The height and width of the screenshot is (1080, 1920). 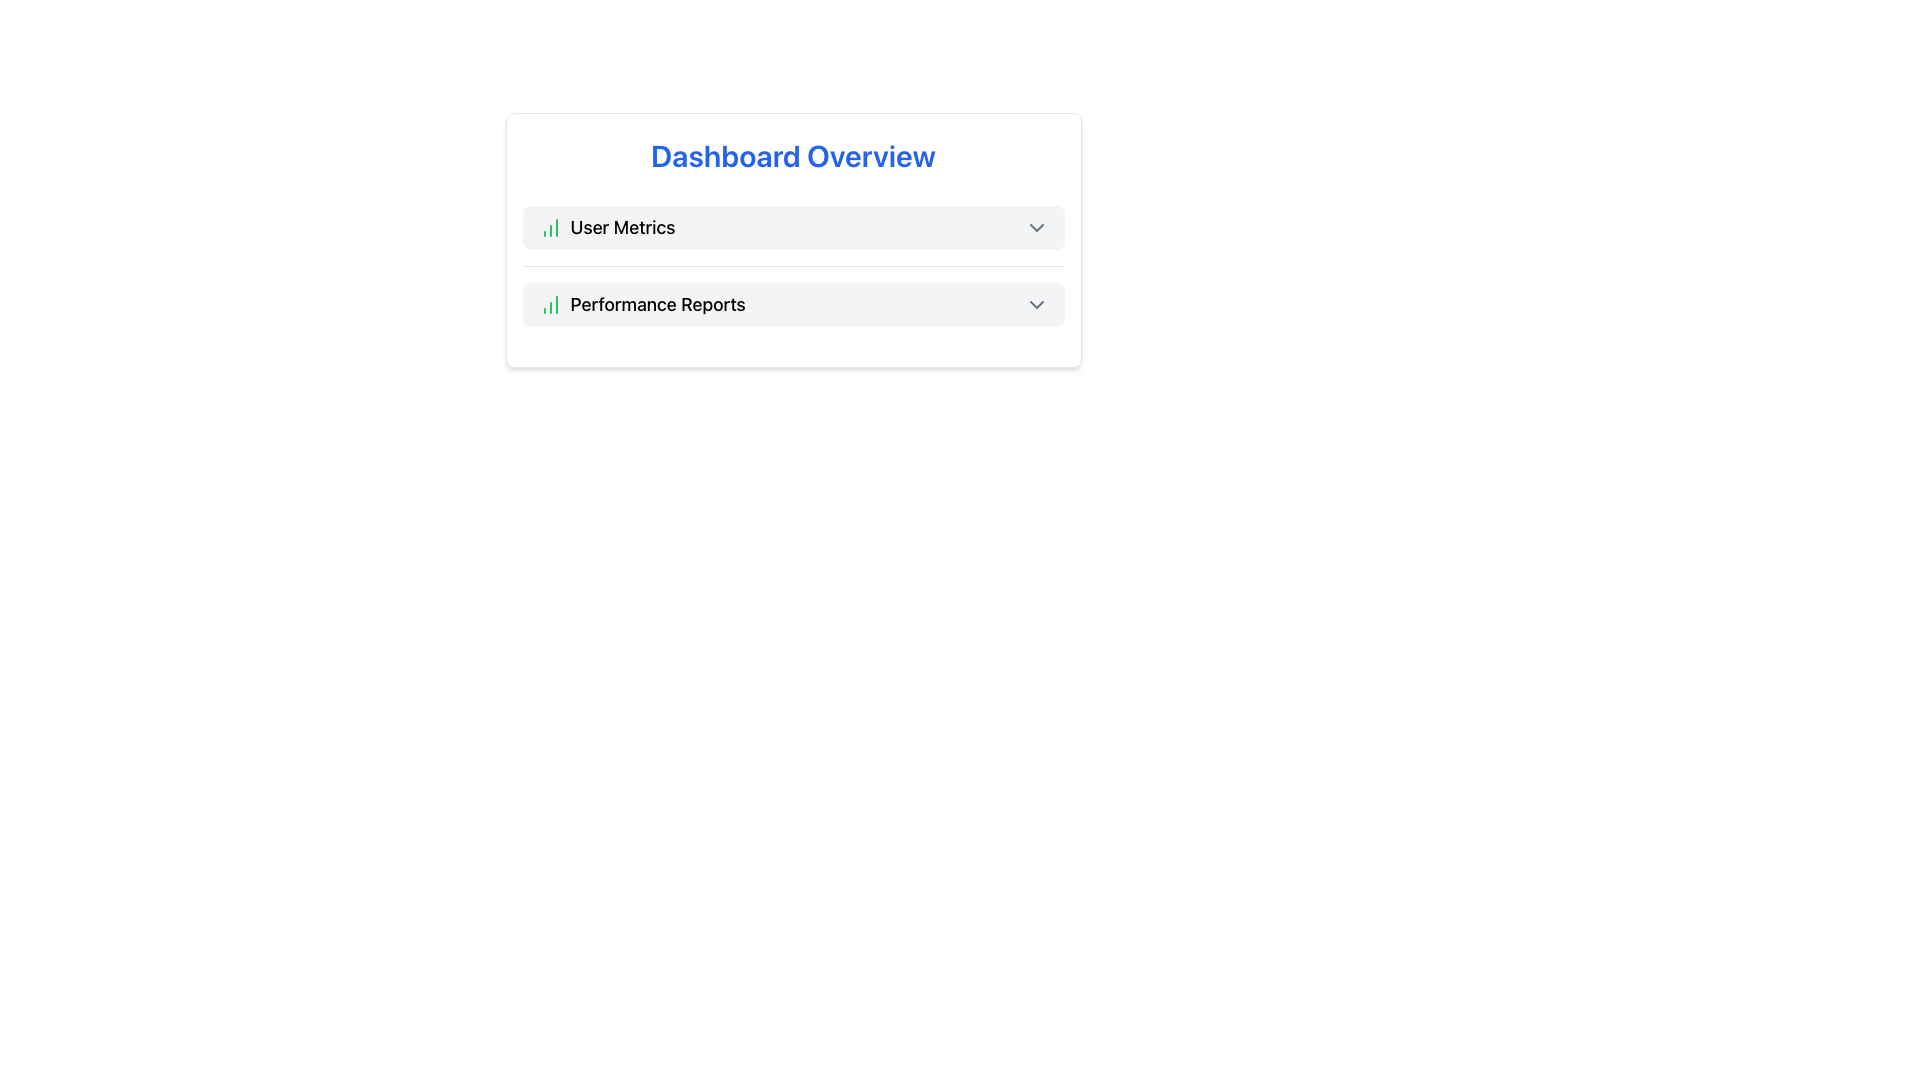 What do you see at coordinates (658, 304) in the screenshot?
I see `text from the 'Performance Reports' label, which is a bold black text label located in the left-center of the interface, following a green icon` at bounding box center [658, 304].